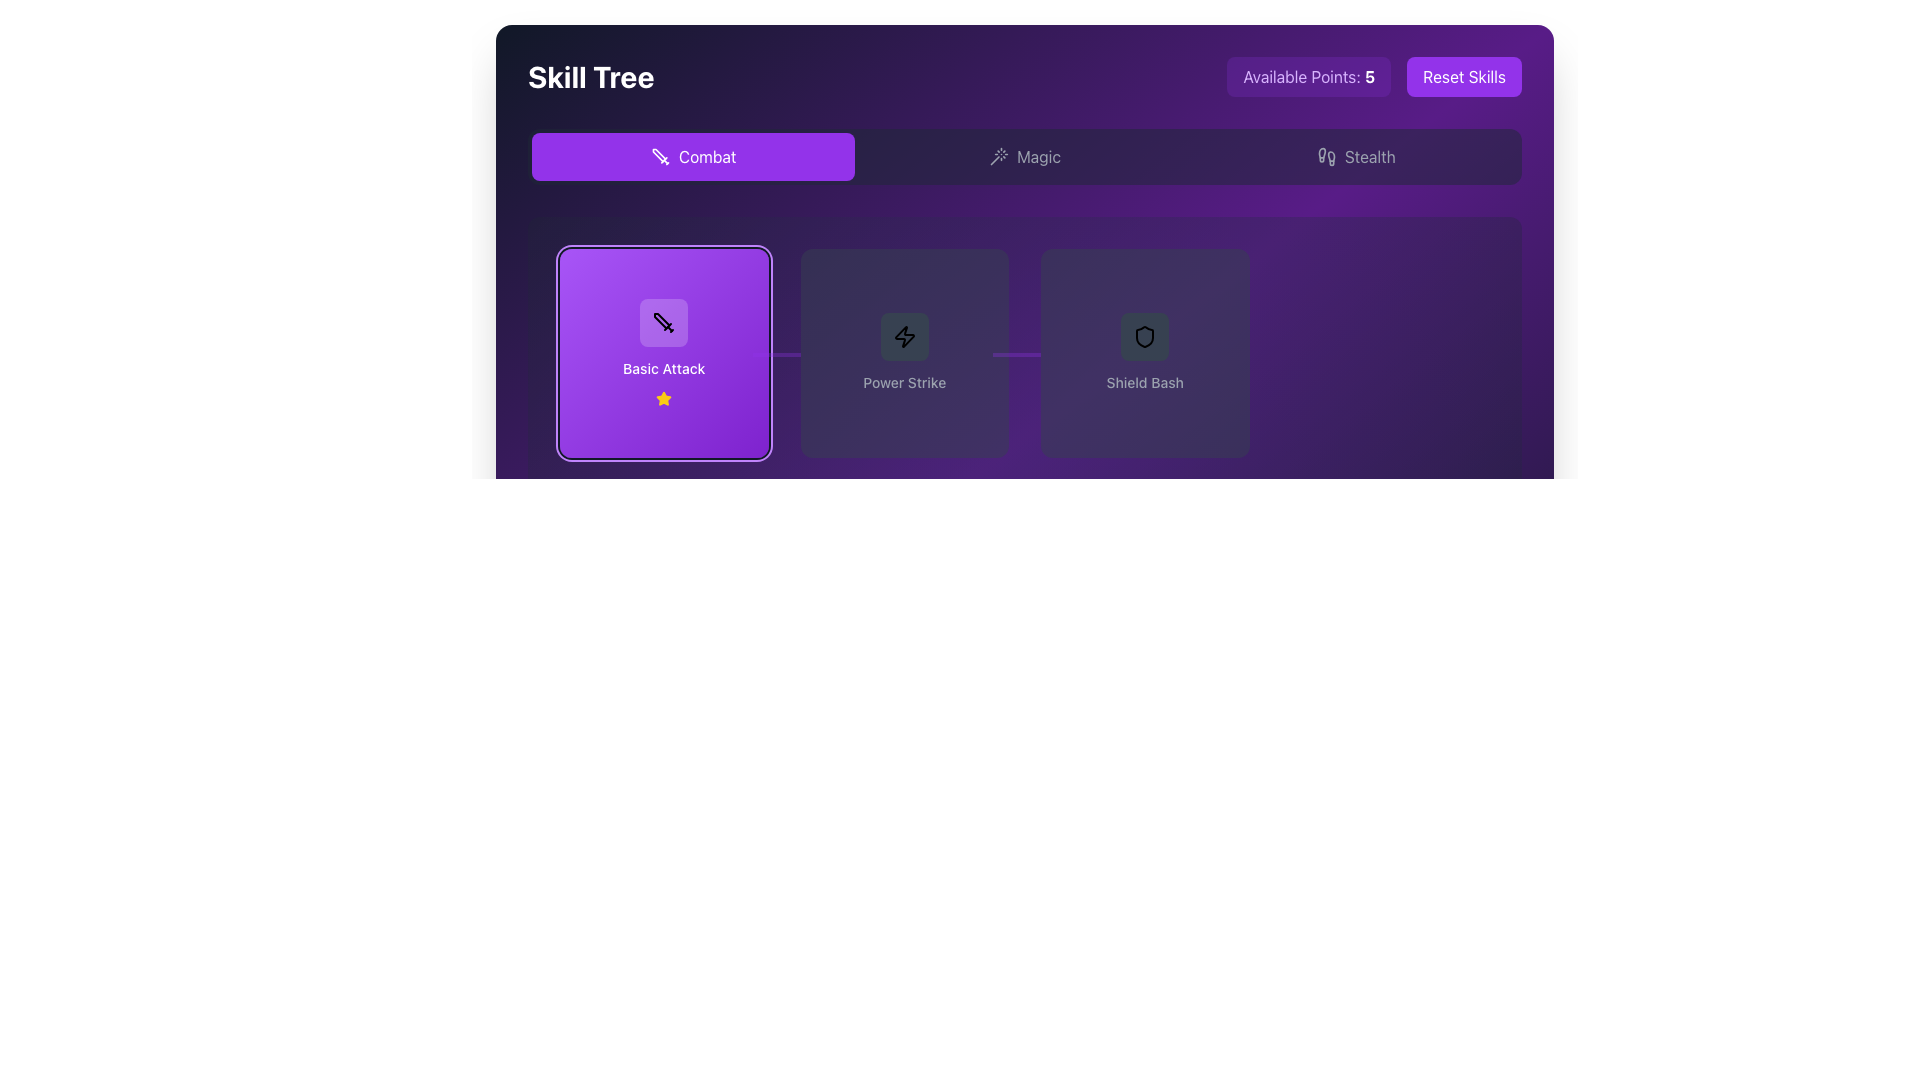  I want to click on label of the skill associated with the first purple rectangular box in the skill tree display, which contains descriptive information about the skill, so click(664, 369).